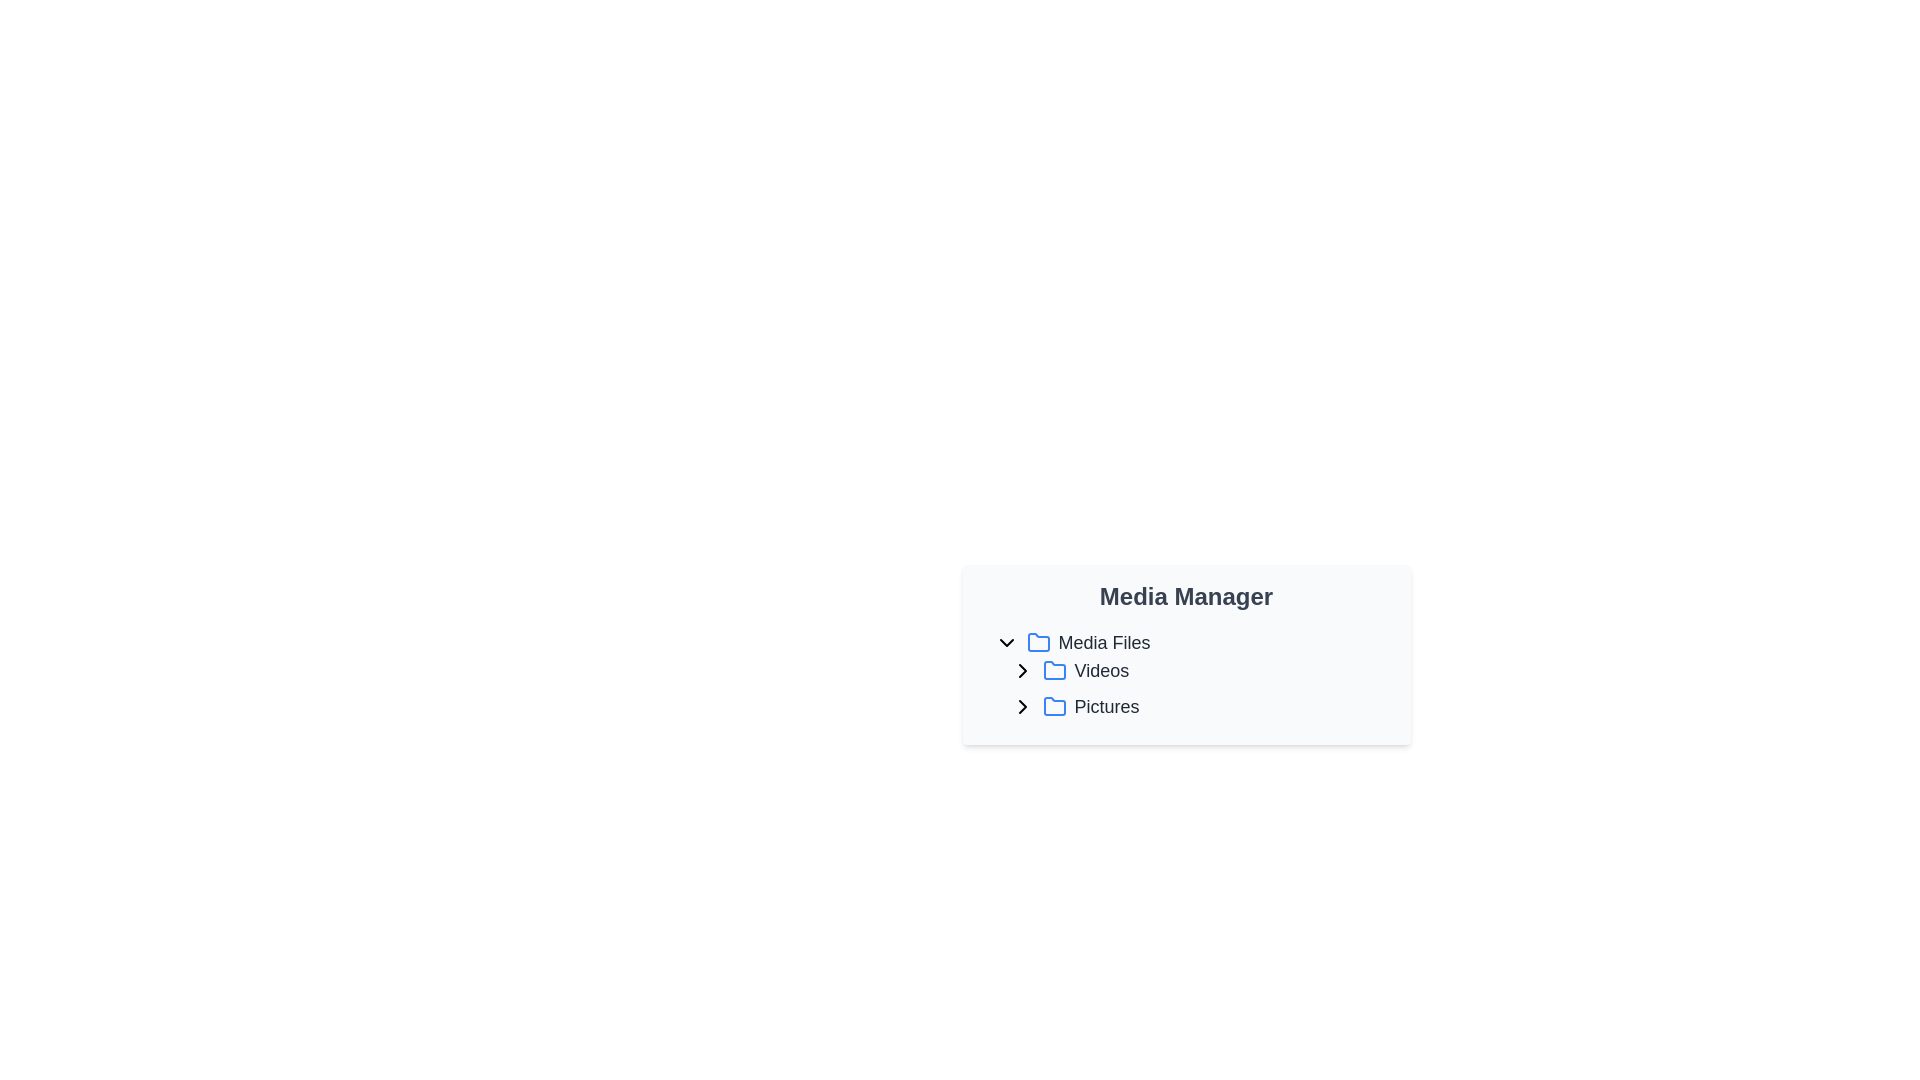  I want to click on the folder icon representing the 'Media Files' within the 'Media Manager', located between the collapse/expand icon and the text 'Media Files', so click(1038, 643).